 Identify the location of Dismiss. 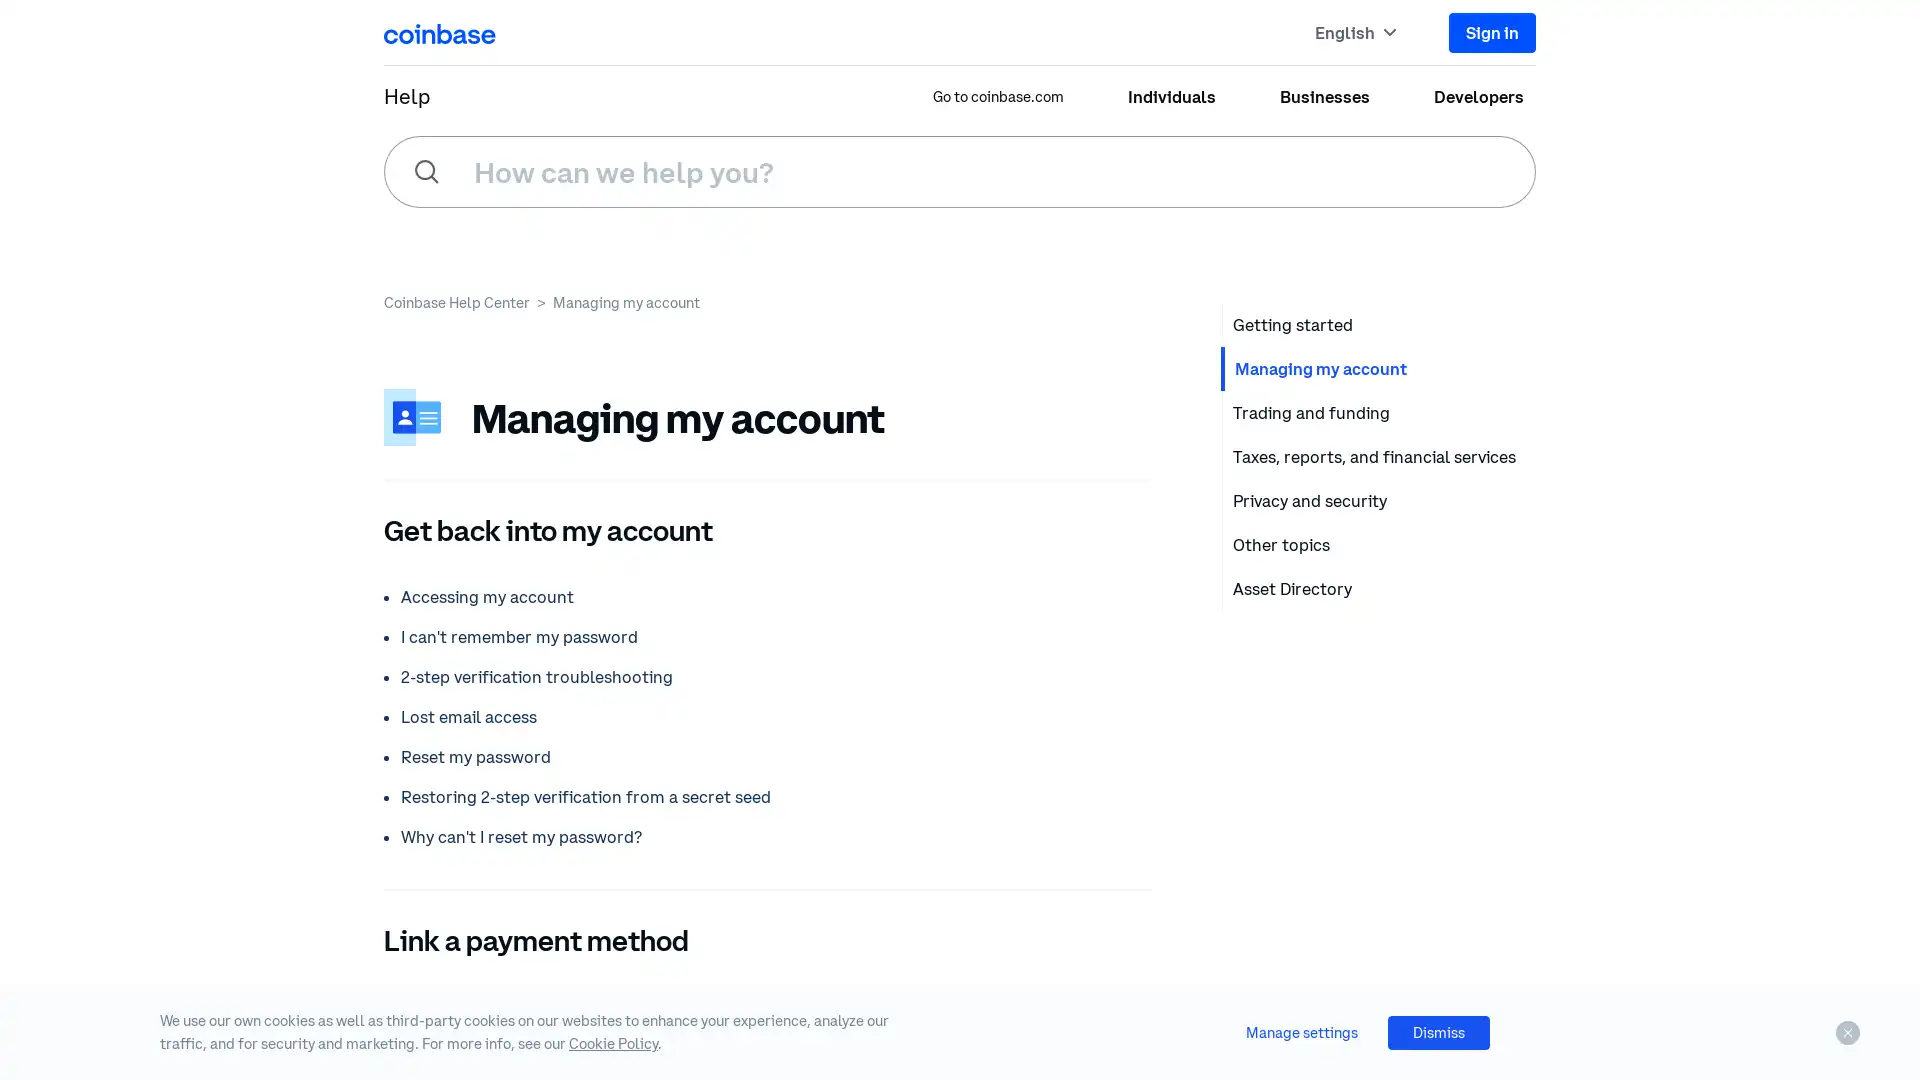
(1438, 1032).